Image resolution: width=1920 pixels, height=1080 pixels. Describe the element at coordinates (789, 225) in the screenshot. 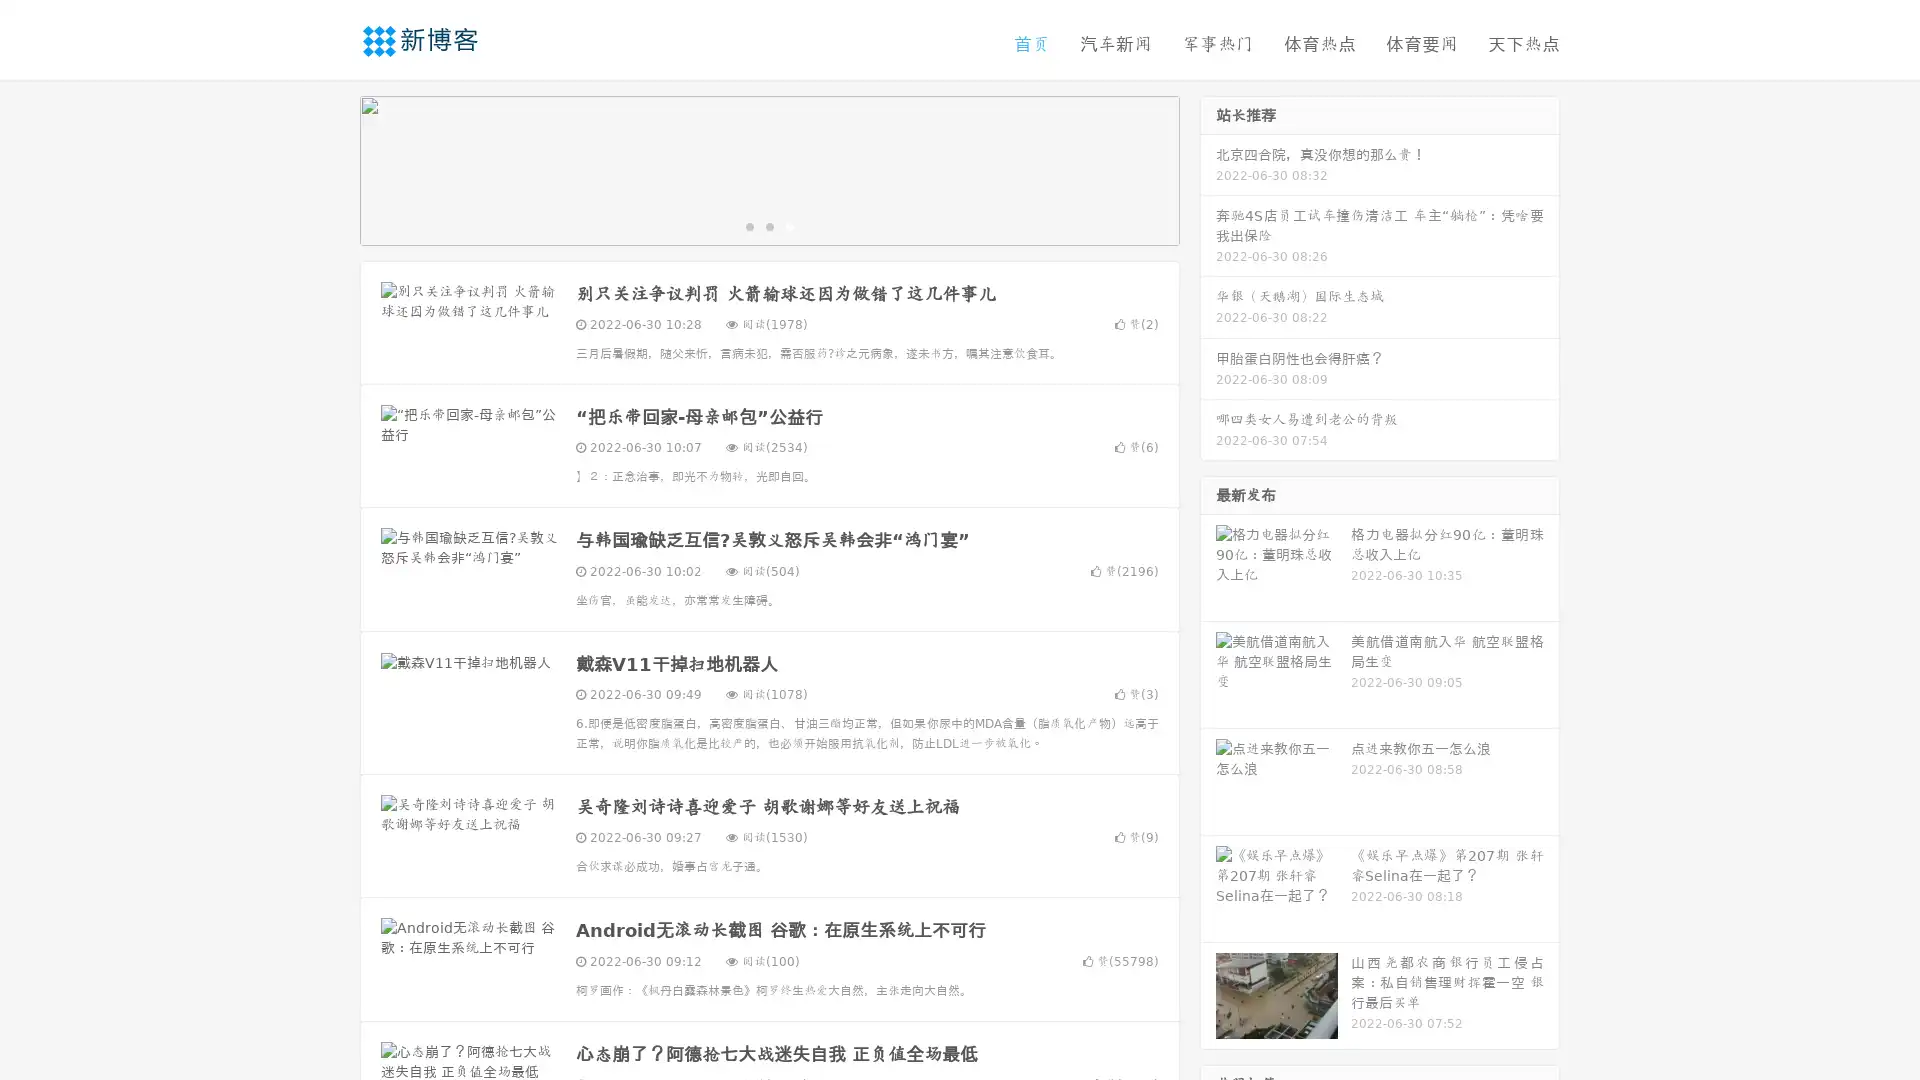

I see `Go to slide 3` at that location.